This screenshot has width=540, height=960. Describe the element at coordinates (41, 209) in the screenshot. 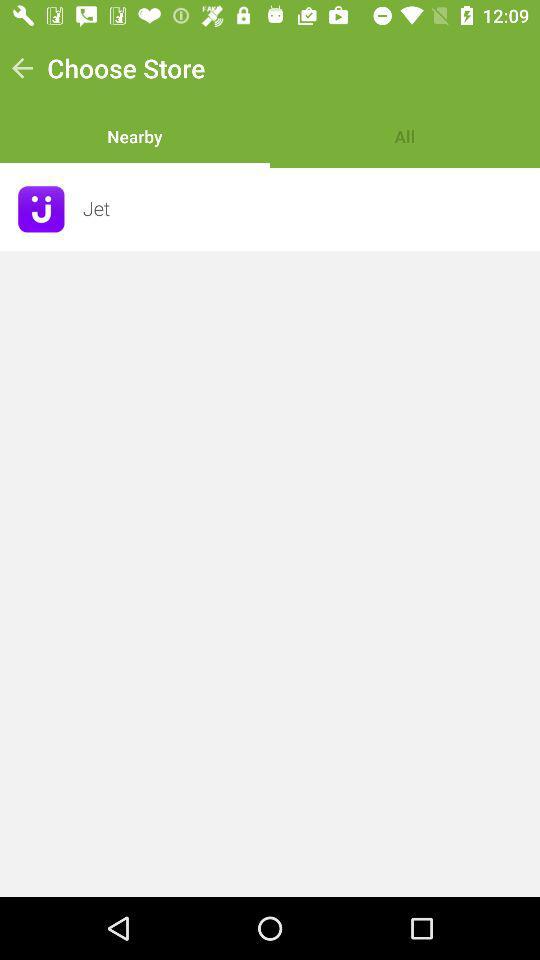

I see `item to the left of jet icon` at that location.